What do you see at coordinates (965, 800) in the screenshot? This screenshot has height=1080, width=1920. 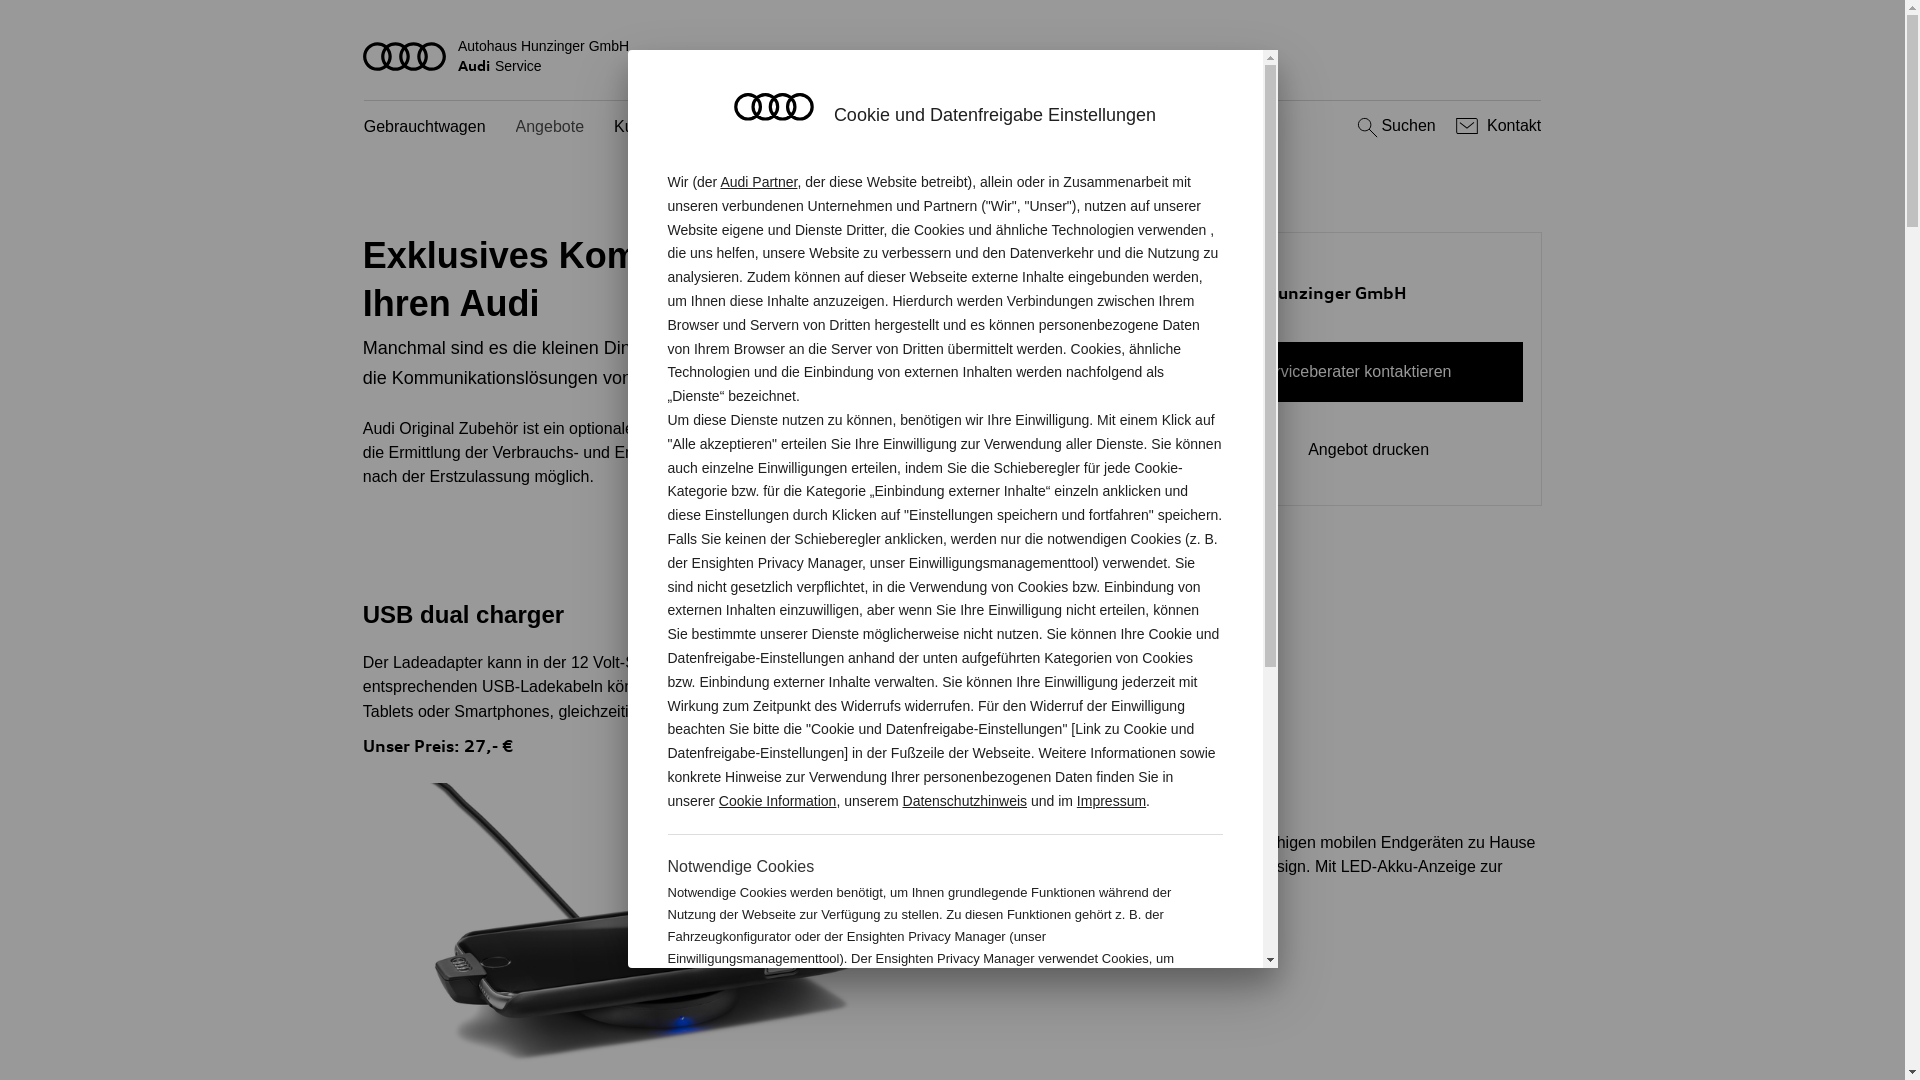 I see `'Datenschutzhinweis'` at bounding box center [965, 800].